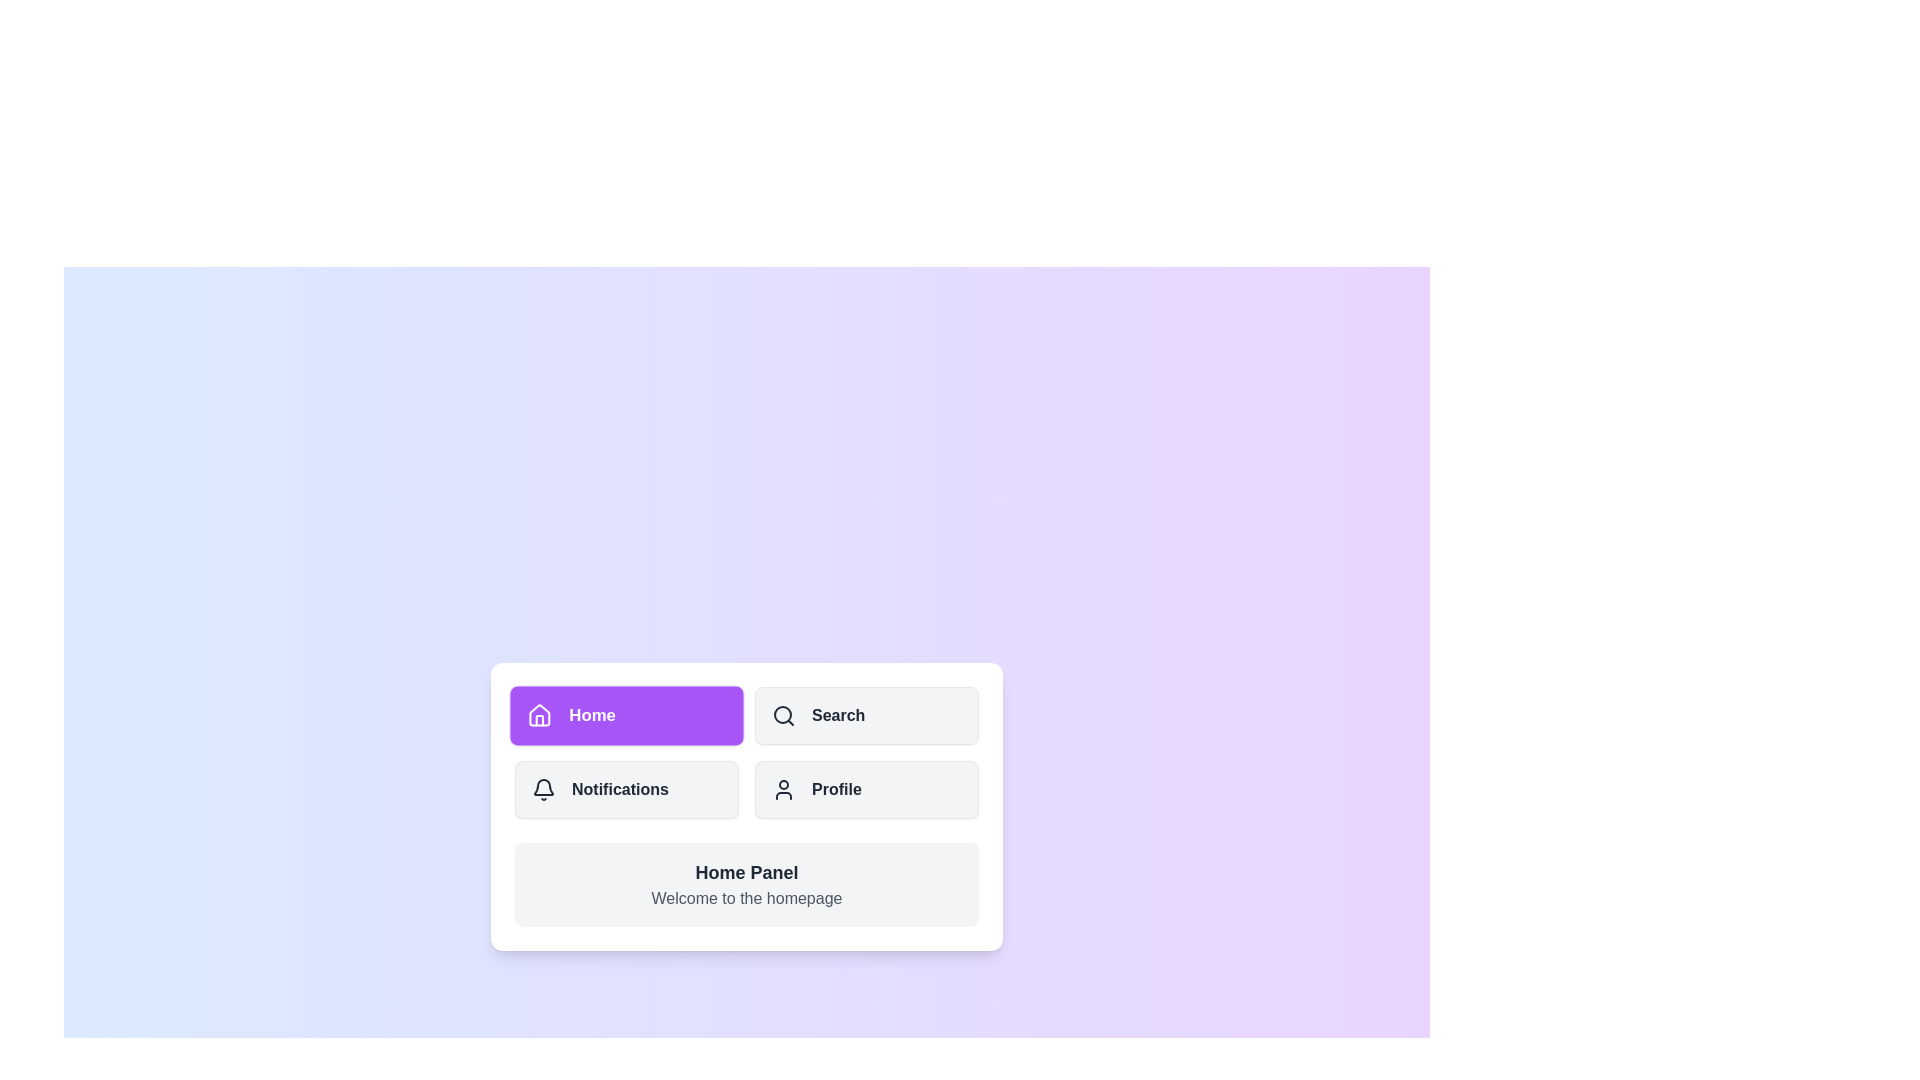 This screenshot has width=1920, height=1080. I want to click on the Profile tab in the navigation menu, so click(867, 789).